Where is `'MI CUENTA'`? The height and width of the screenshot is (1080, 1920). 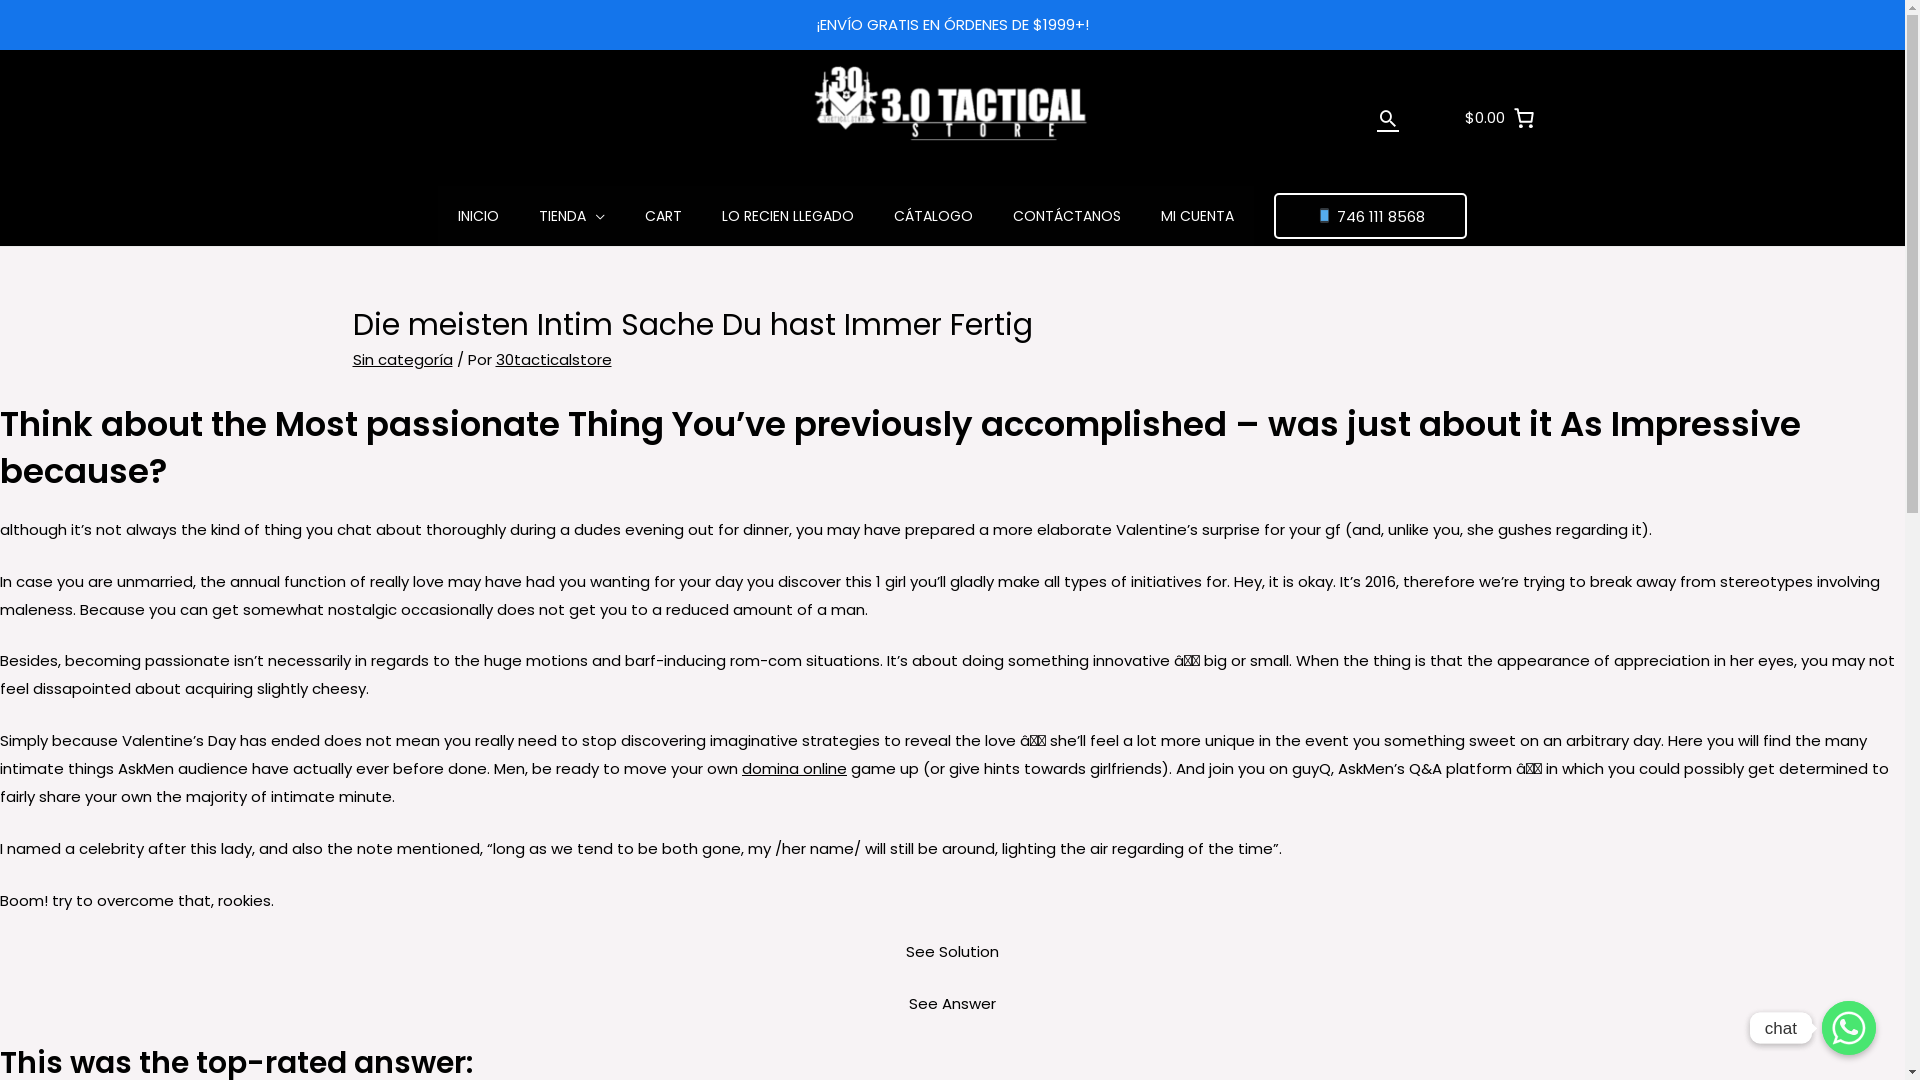
'MI CUENTA' is located at coordinates (1197, 216).